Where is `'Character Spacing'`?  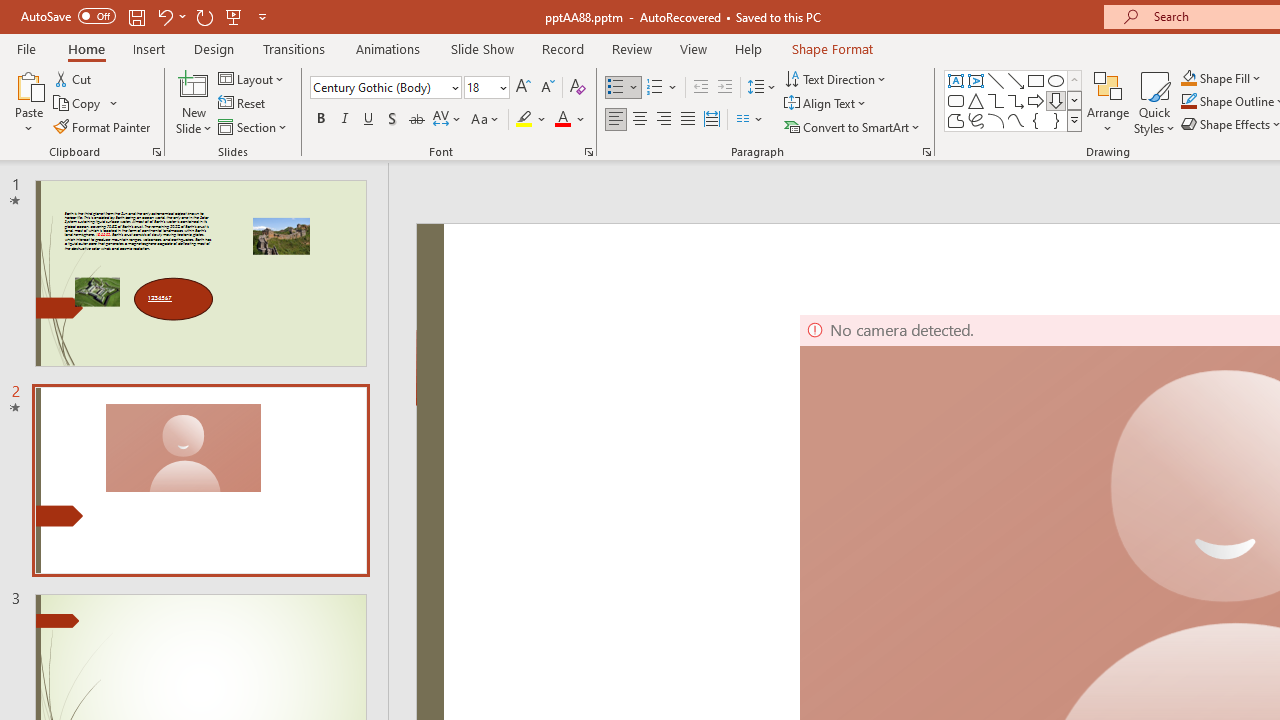 'Character Spacing' is located at coordinates (447, 119).